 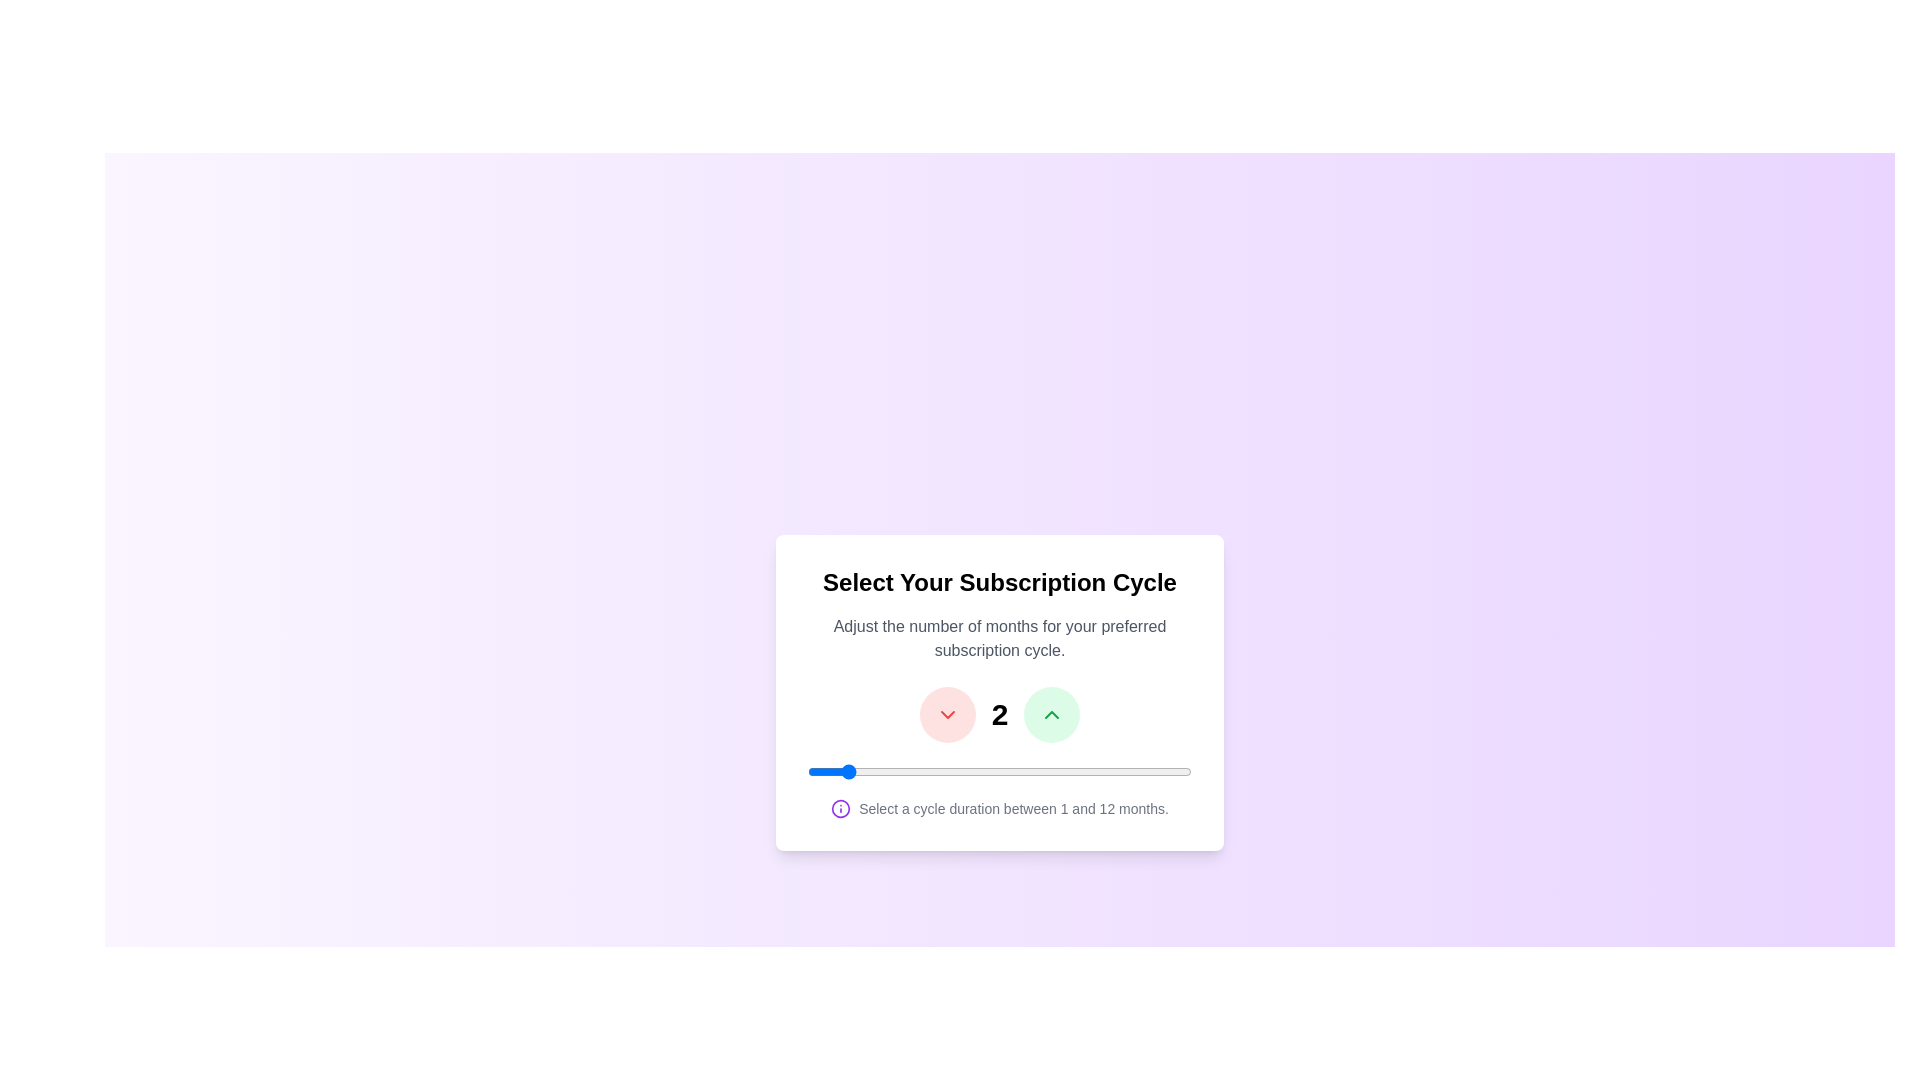 What do you see at coordinates (841, 808) in the screenshot?
I see `the circular purple-bordered information icon containing an 'i' symbol, located to the left of the text 'Select a cycle duration between 1 and 12 months.'` at bounding box center [841, 808].